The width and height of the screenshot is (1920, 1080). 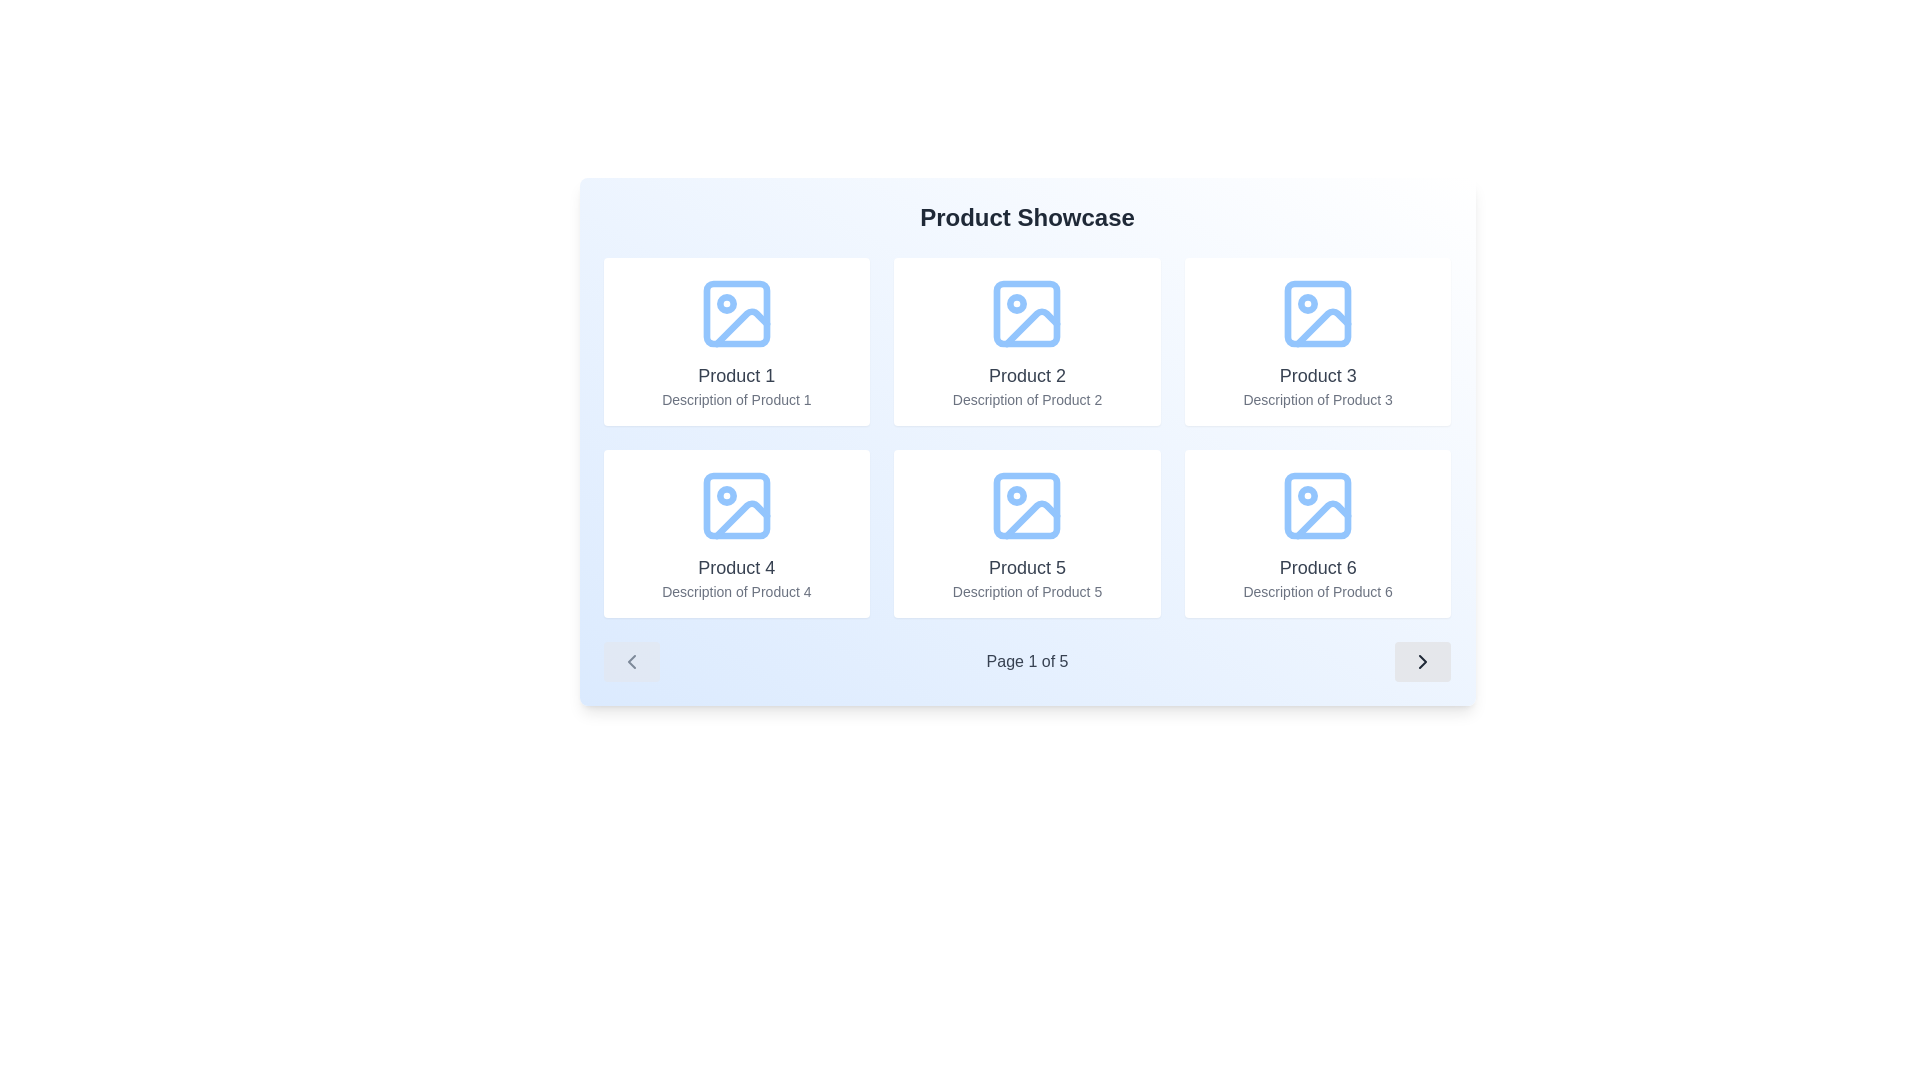 What do you see at coordinates (1027, 662) in the screenshot?
I see `text from the pagination label indicating the current position within the multi-page display, which shows 'Page 1 of 5'. This label is located in the bottom section of the interface, horizontally centered between navigation buttons` at bounding box center [1027, 662].